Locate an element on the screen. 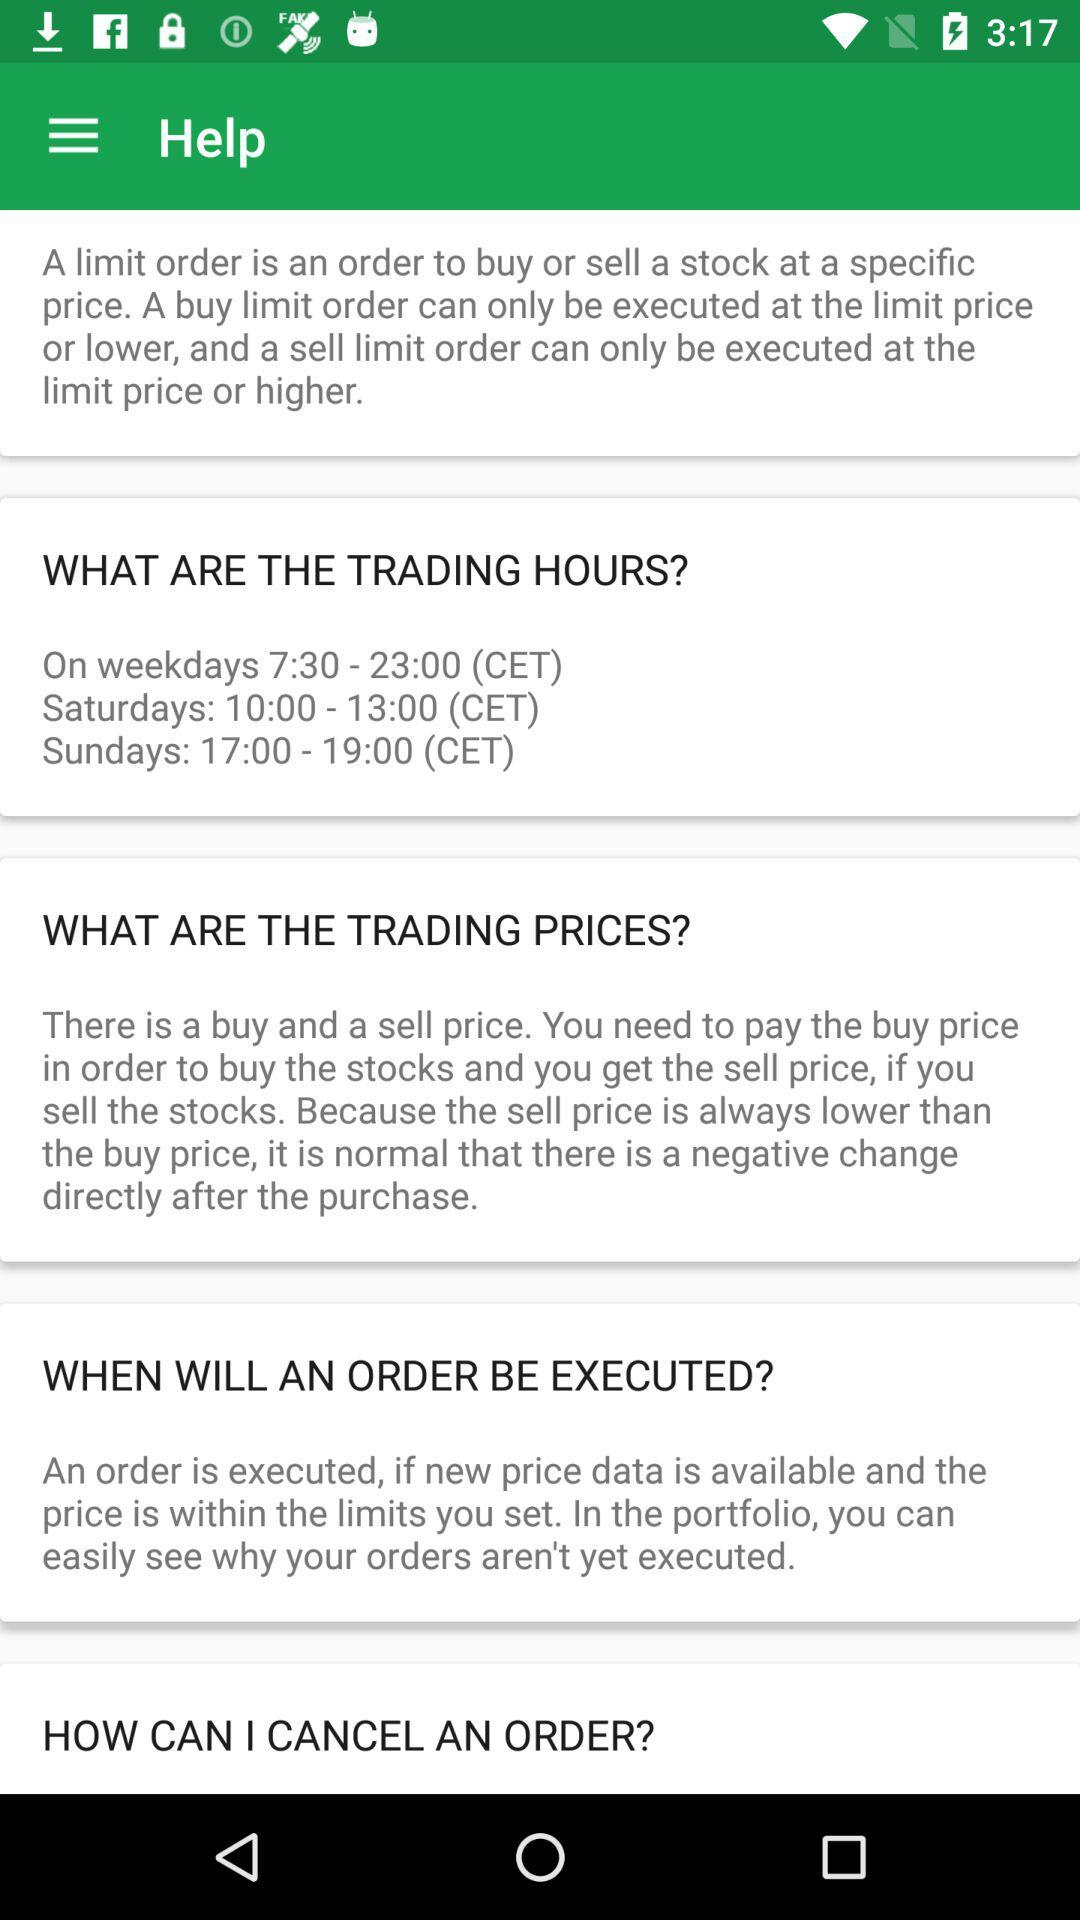 This screenshot has width=1080, height=1920. the how can i is located at coordinates (540, 1732).